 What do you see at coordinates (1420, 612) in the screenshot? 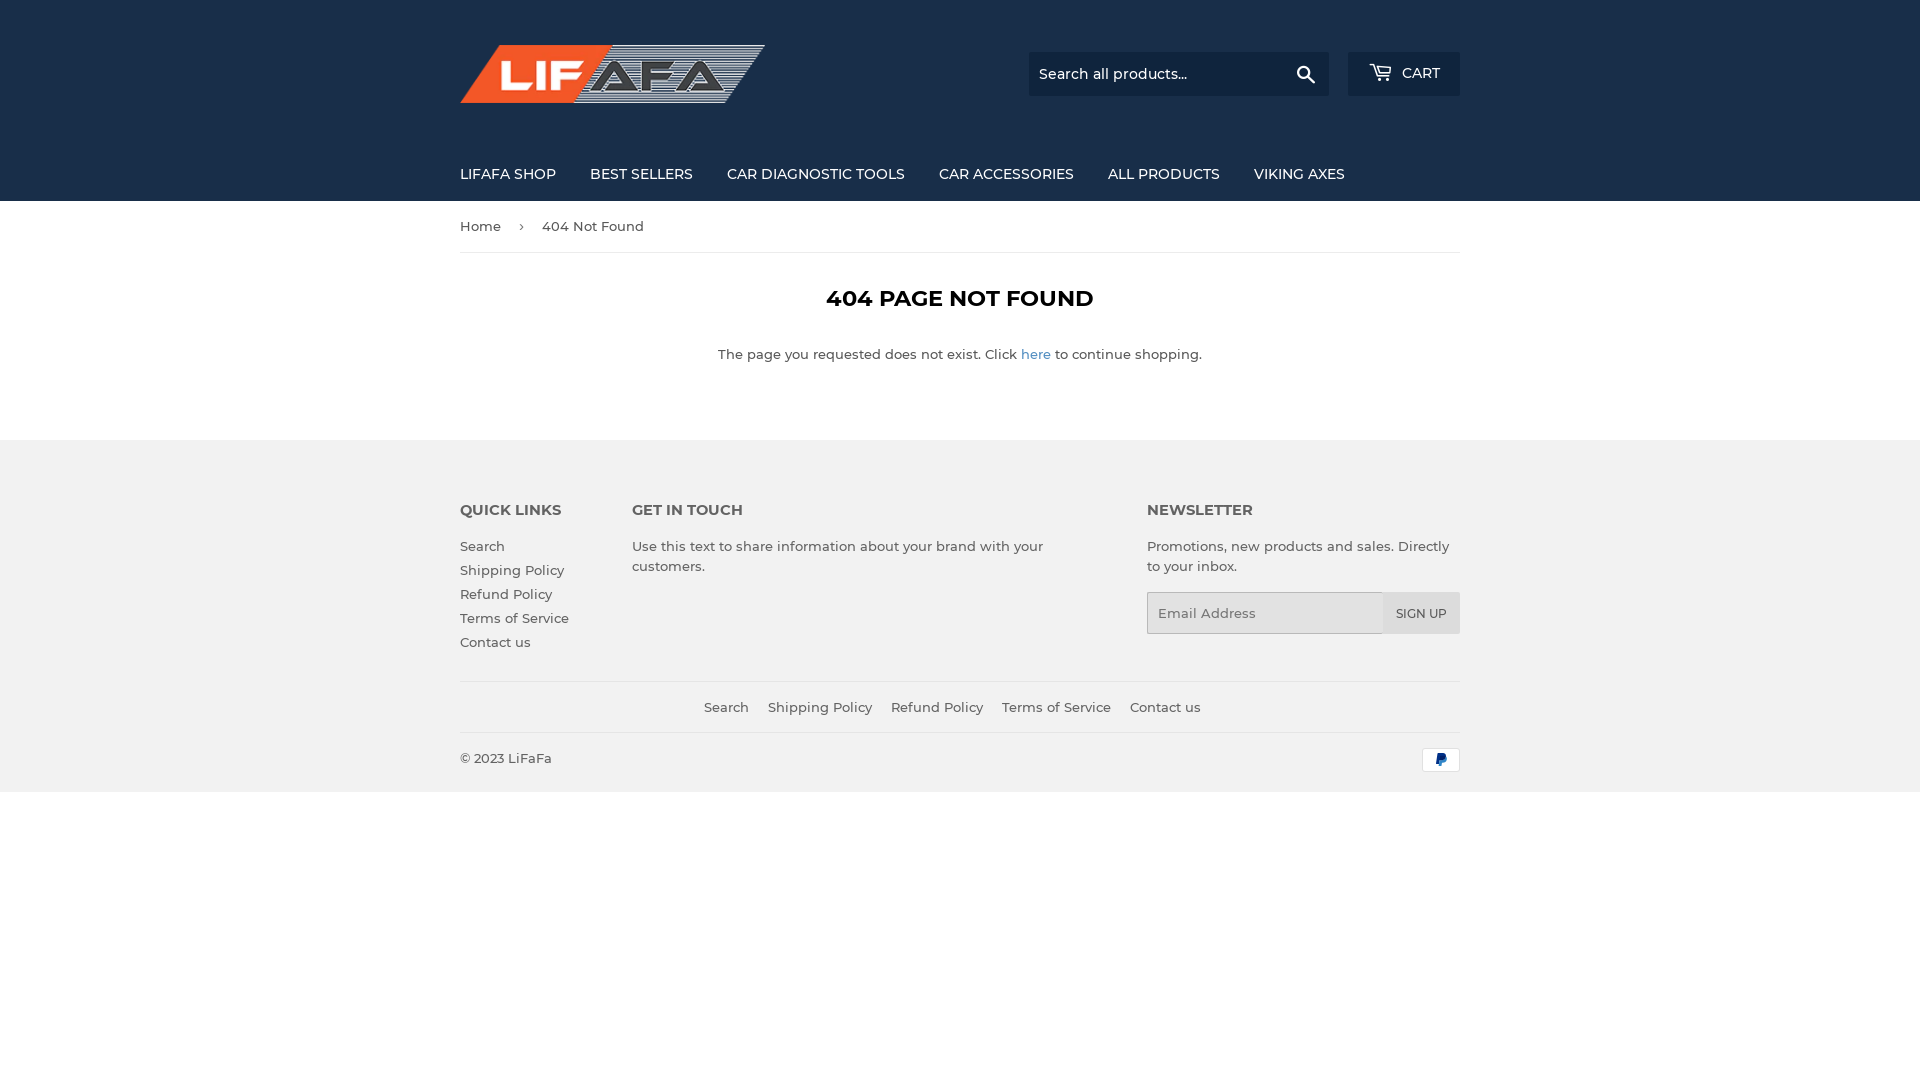
I see `'SIGN UP'` at bounding box center [1420, 612].